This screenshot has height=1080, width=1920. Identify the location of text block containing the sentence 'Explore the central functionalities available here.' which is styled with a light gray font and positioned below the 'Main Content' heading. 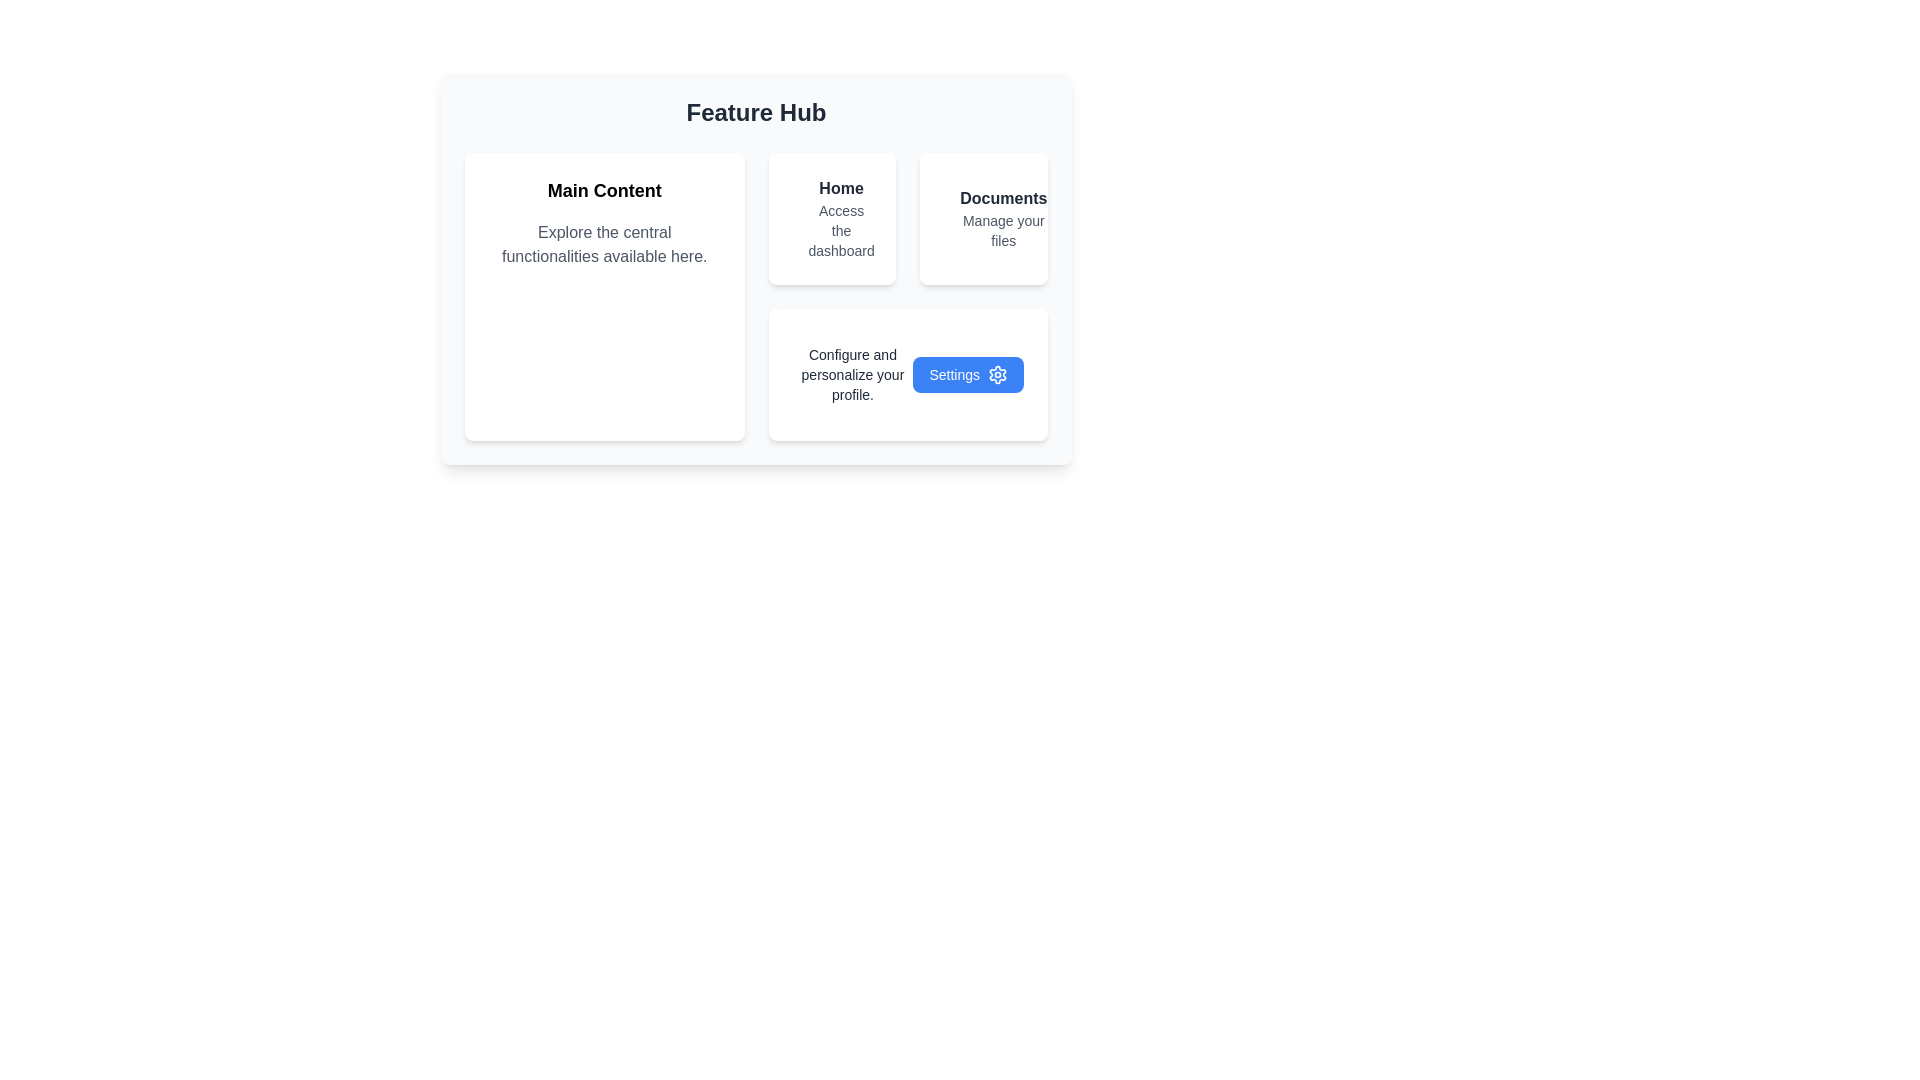
(603, 244).